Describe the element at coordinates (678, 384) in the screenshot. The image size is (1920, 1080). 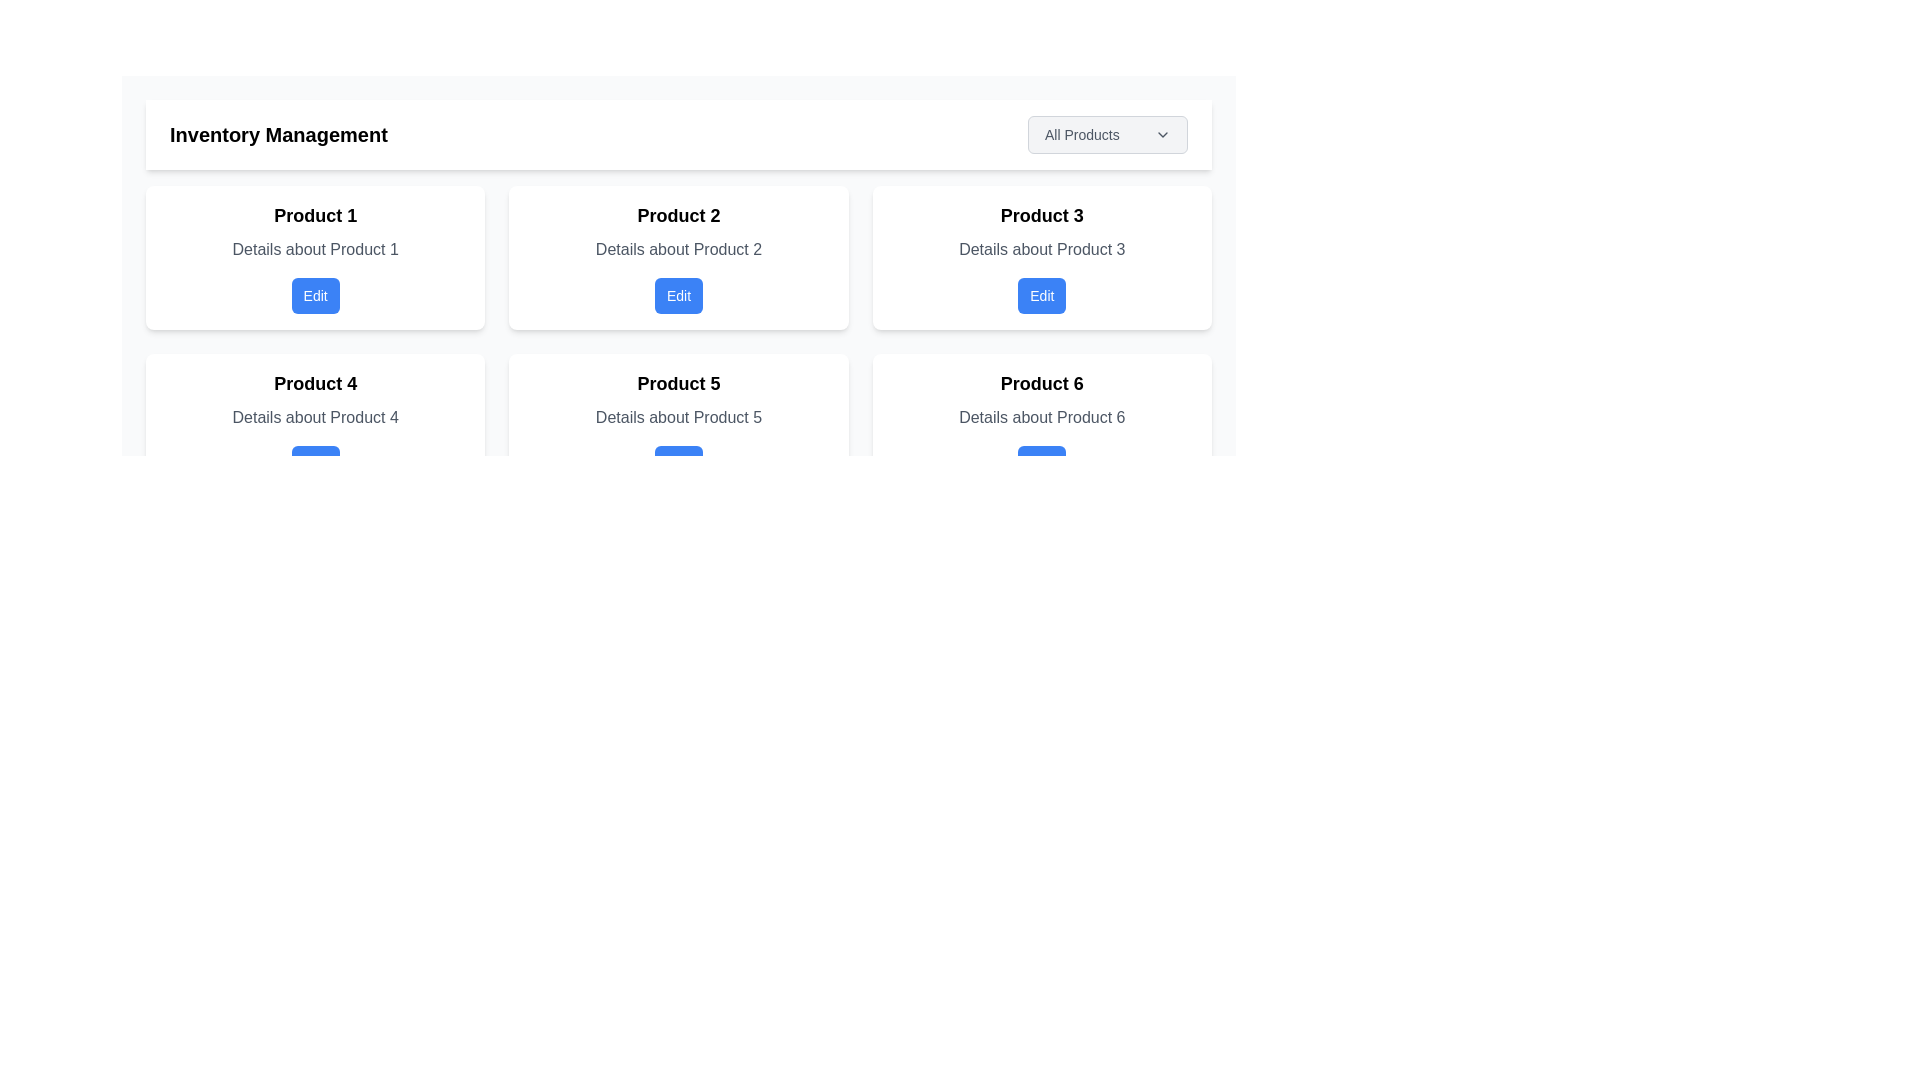
I see `the bold, black text label reading 'Product 5' located centrally above other elements in the card for 'Product 5' in the second row, third column of the grid layout` at that location.